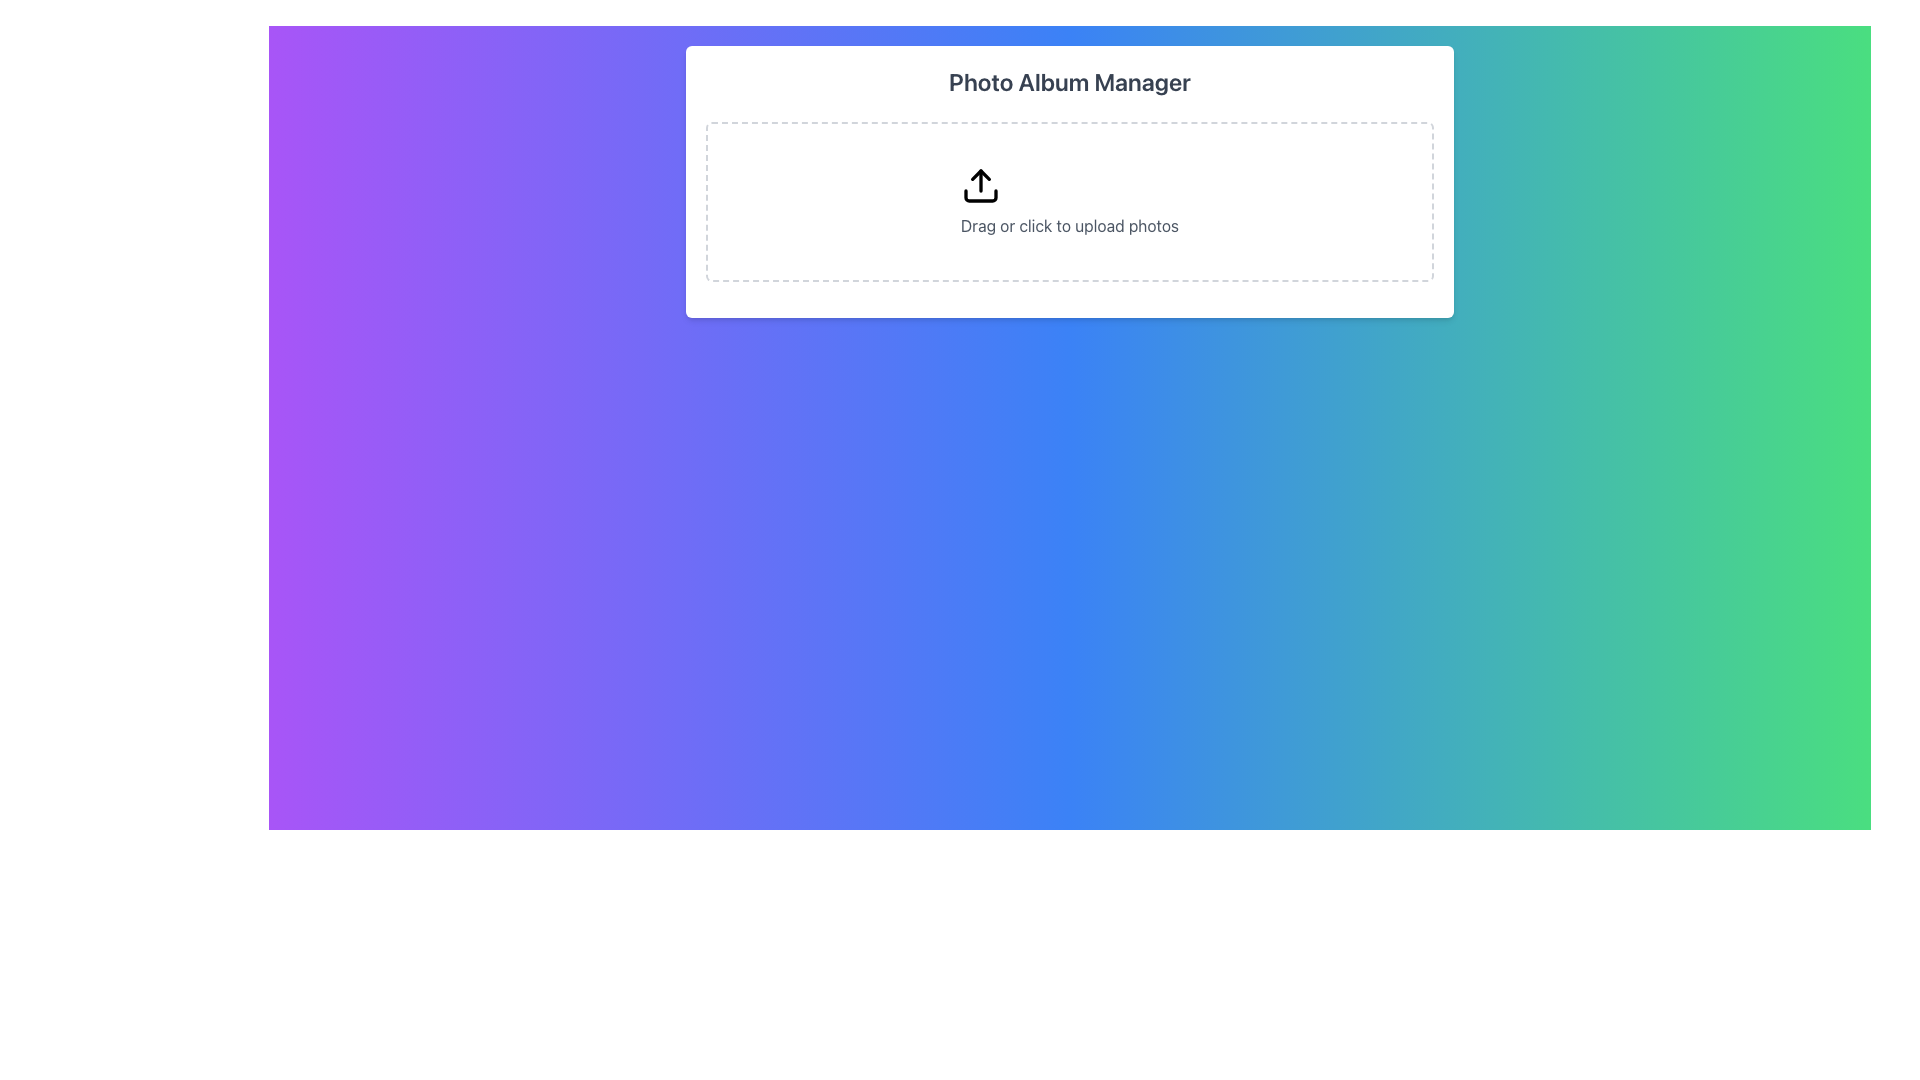  I want to click on the upload icon, which is a vector graphic of an upward-pointing arrow with a curving base, to initiate the upload action, so click(980, 185).